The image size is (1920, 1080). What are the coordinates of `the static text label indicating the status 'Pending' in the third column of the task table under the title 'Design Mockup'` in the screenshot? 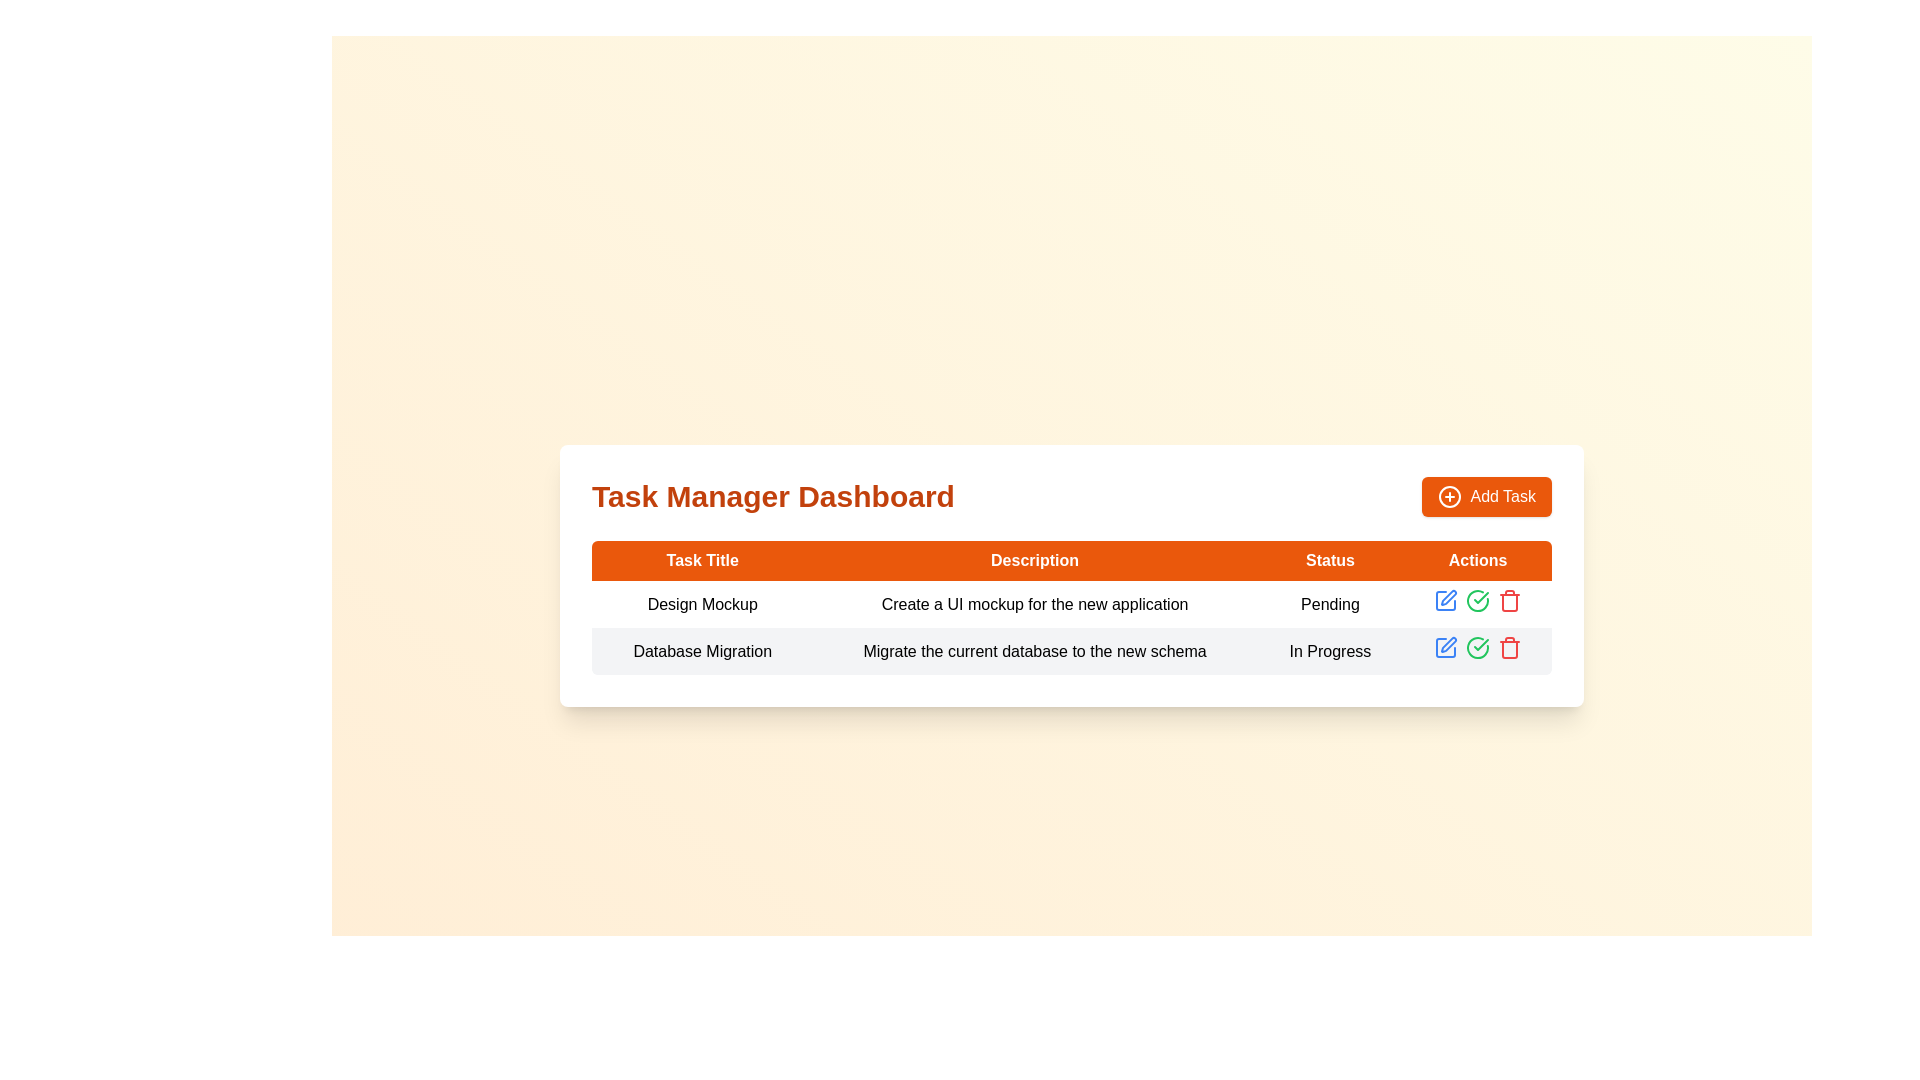 It's located at (1330, 603).